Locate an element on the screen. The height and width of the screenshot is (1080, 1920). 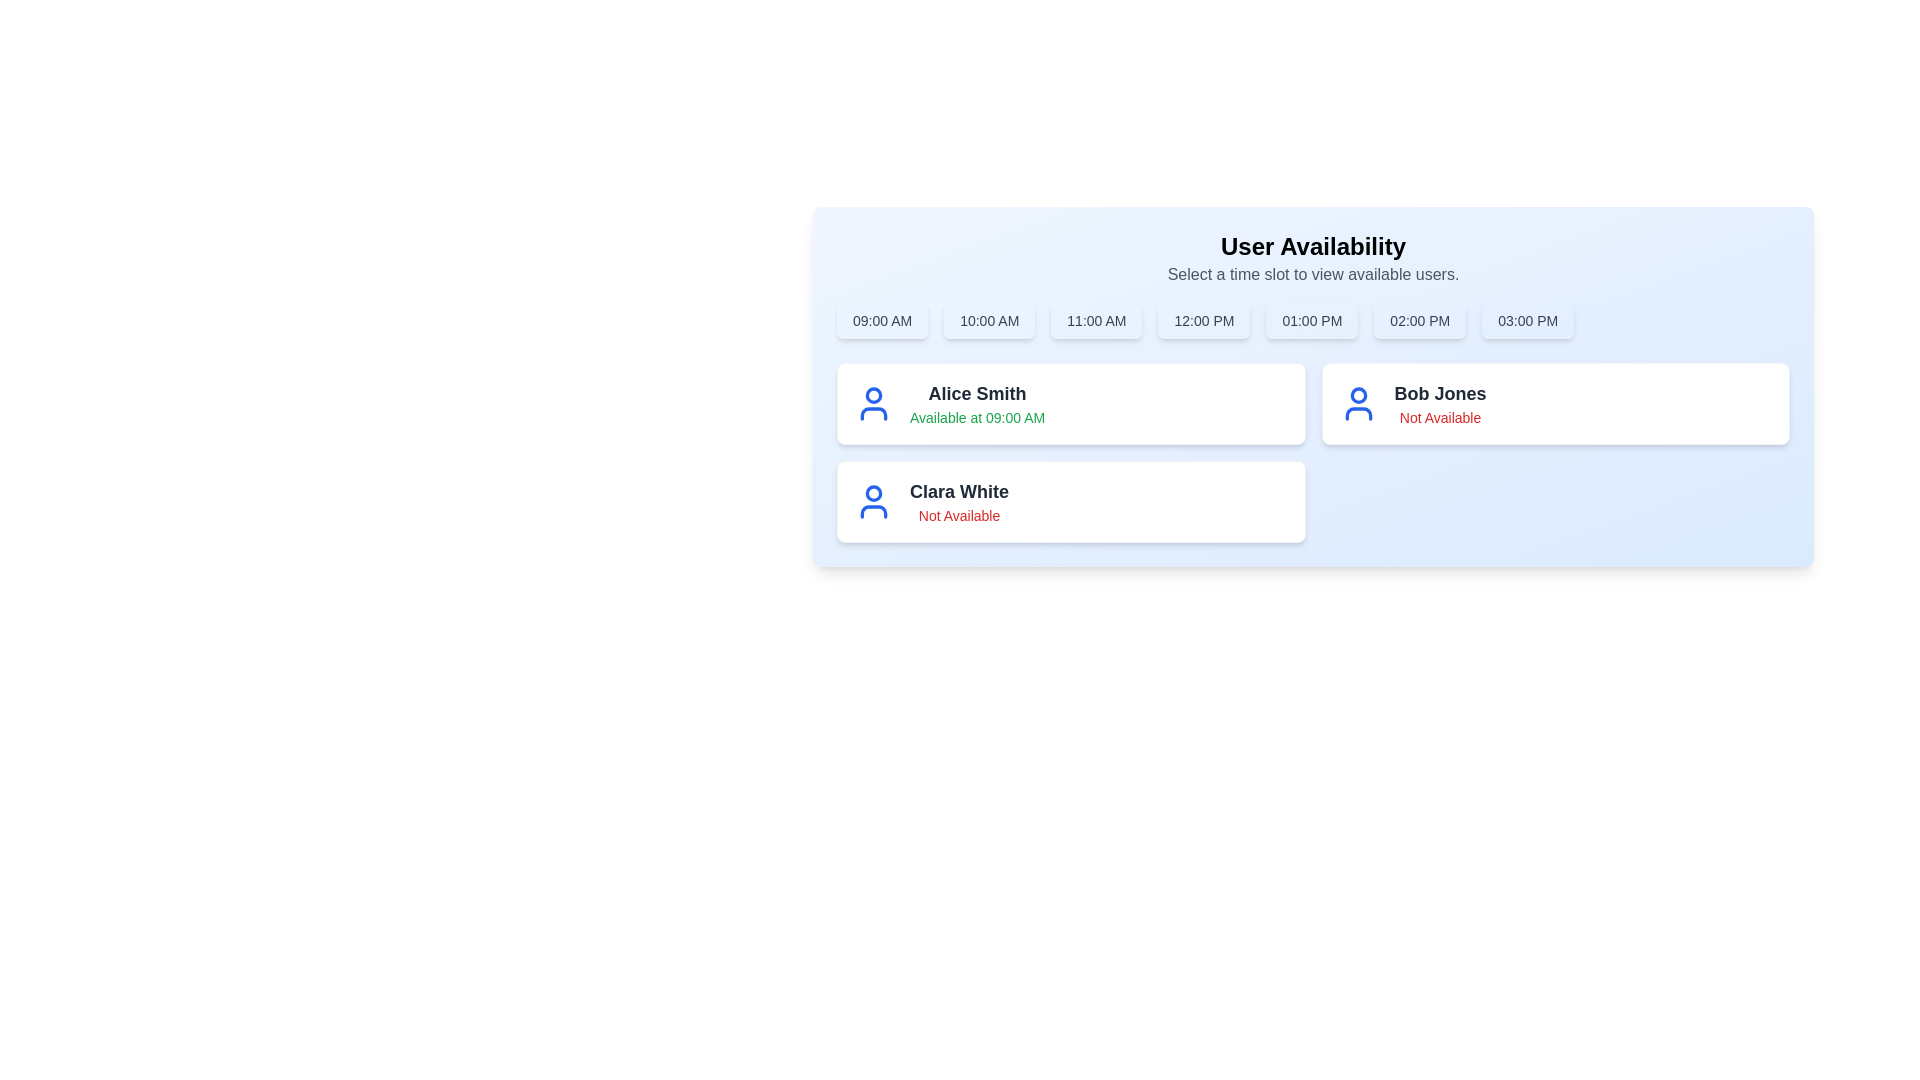
the '01:00 PM' button, which is the fifth button in the time slot row under the 'User Availability' header is located at coordinates (1312, 319).